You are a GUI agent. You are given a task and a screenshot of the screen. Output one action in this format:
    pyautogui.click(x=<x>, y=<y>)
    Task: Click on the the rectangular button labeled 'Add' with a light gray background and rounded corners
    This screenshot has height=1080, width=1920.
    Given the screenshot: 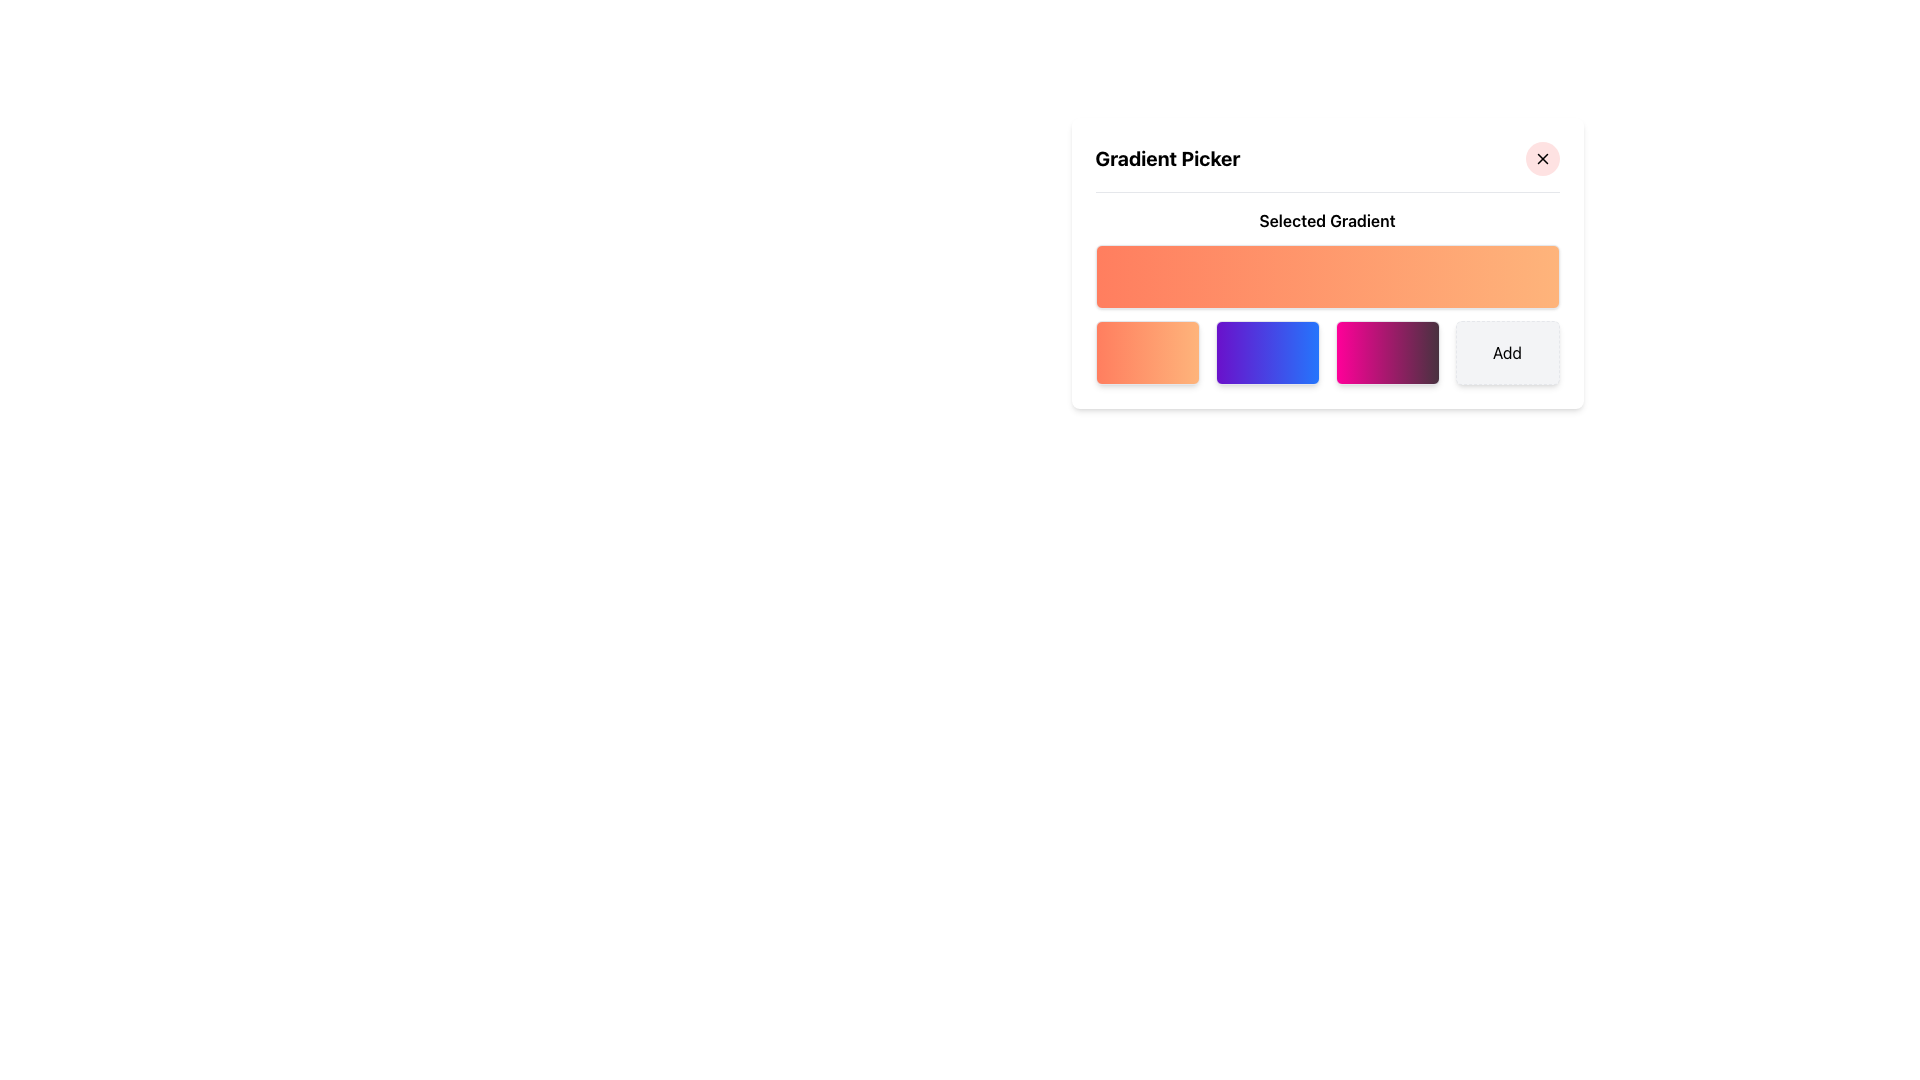 What is the action you would take?
    pyautogui.click(x=1507, y=352)
    